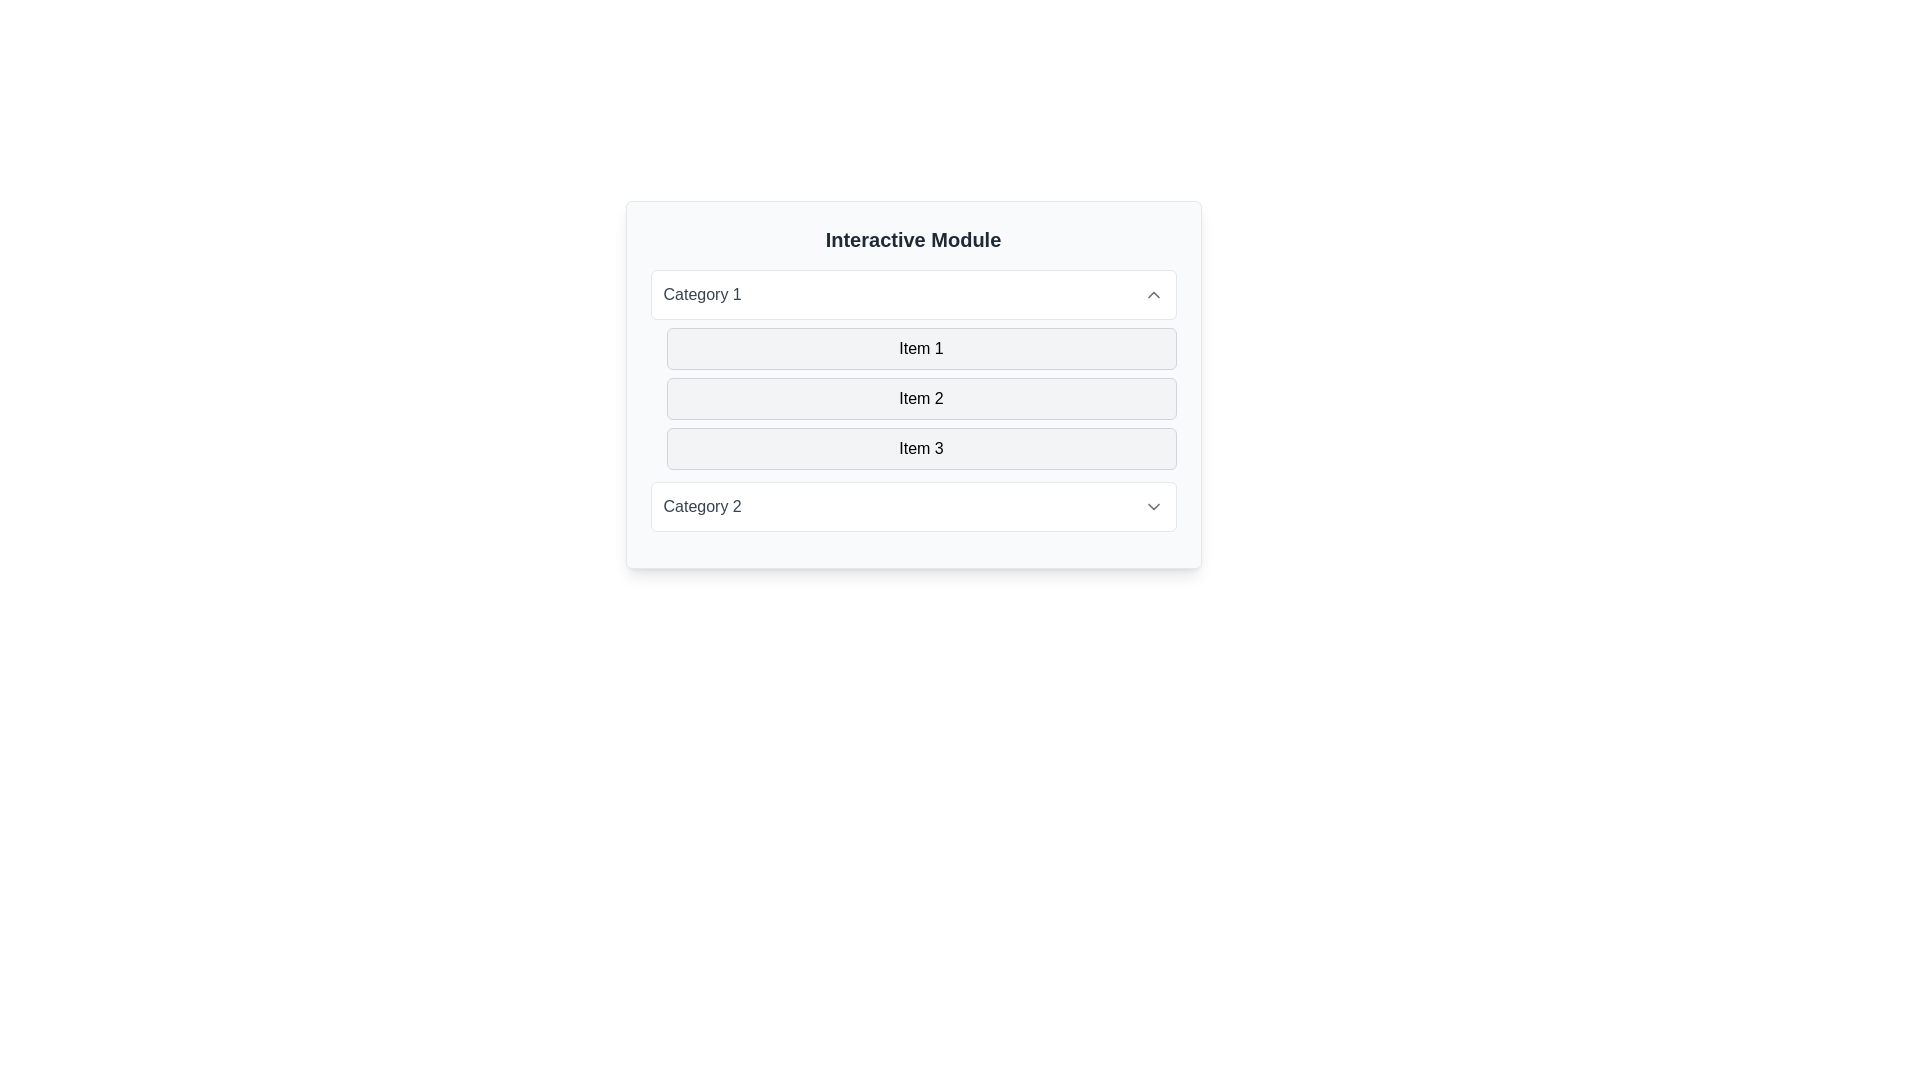 This screenshot has width=1920, height=1080. I want to click on the downward-pointing chevron icon in the 'Category 2' dropdown, so click(1153, 505).